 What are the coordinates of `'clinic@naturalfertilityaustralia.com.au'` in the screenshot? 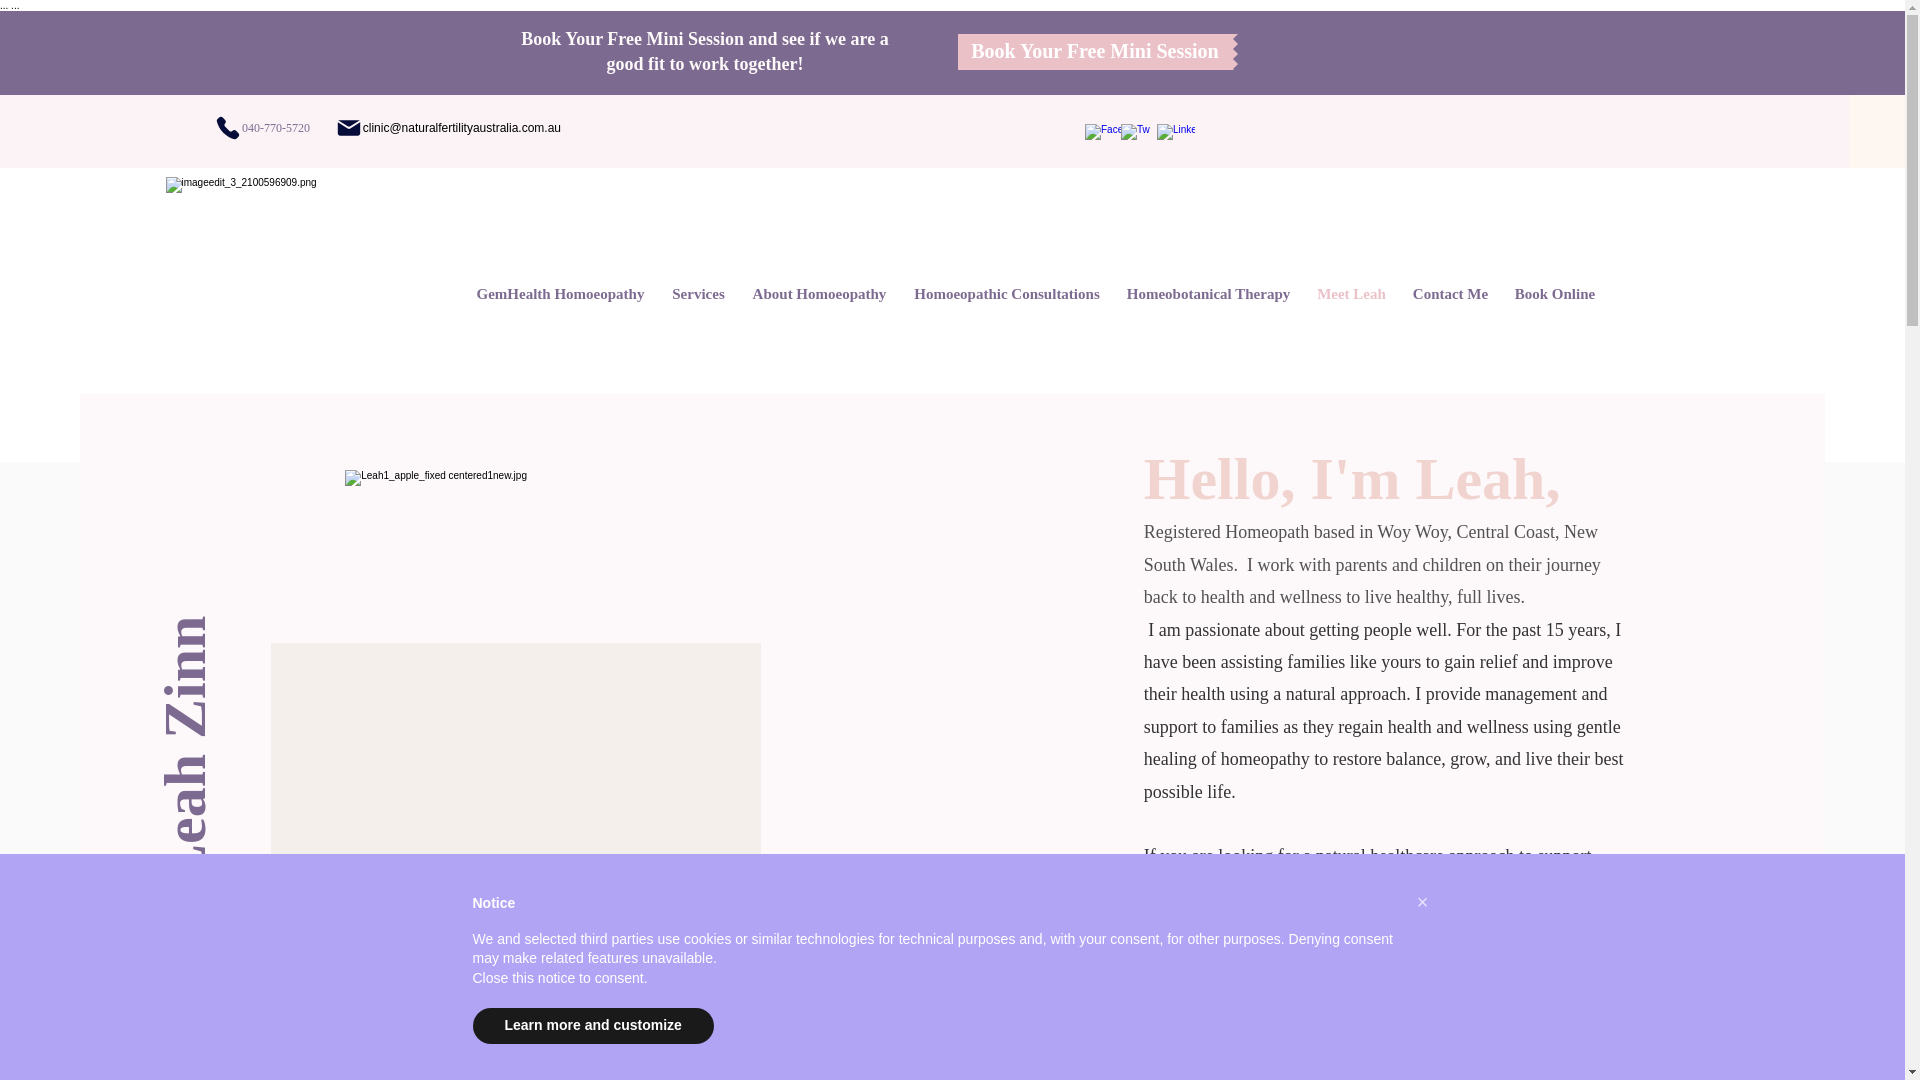 It's located at (442, 127).